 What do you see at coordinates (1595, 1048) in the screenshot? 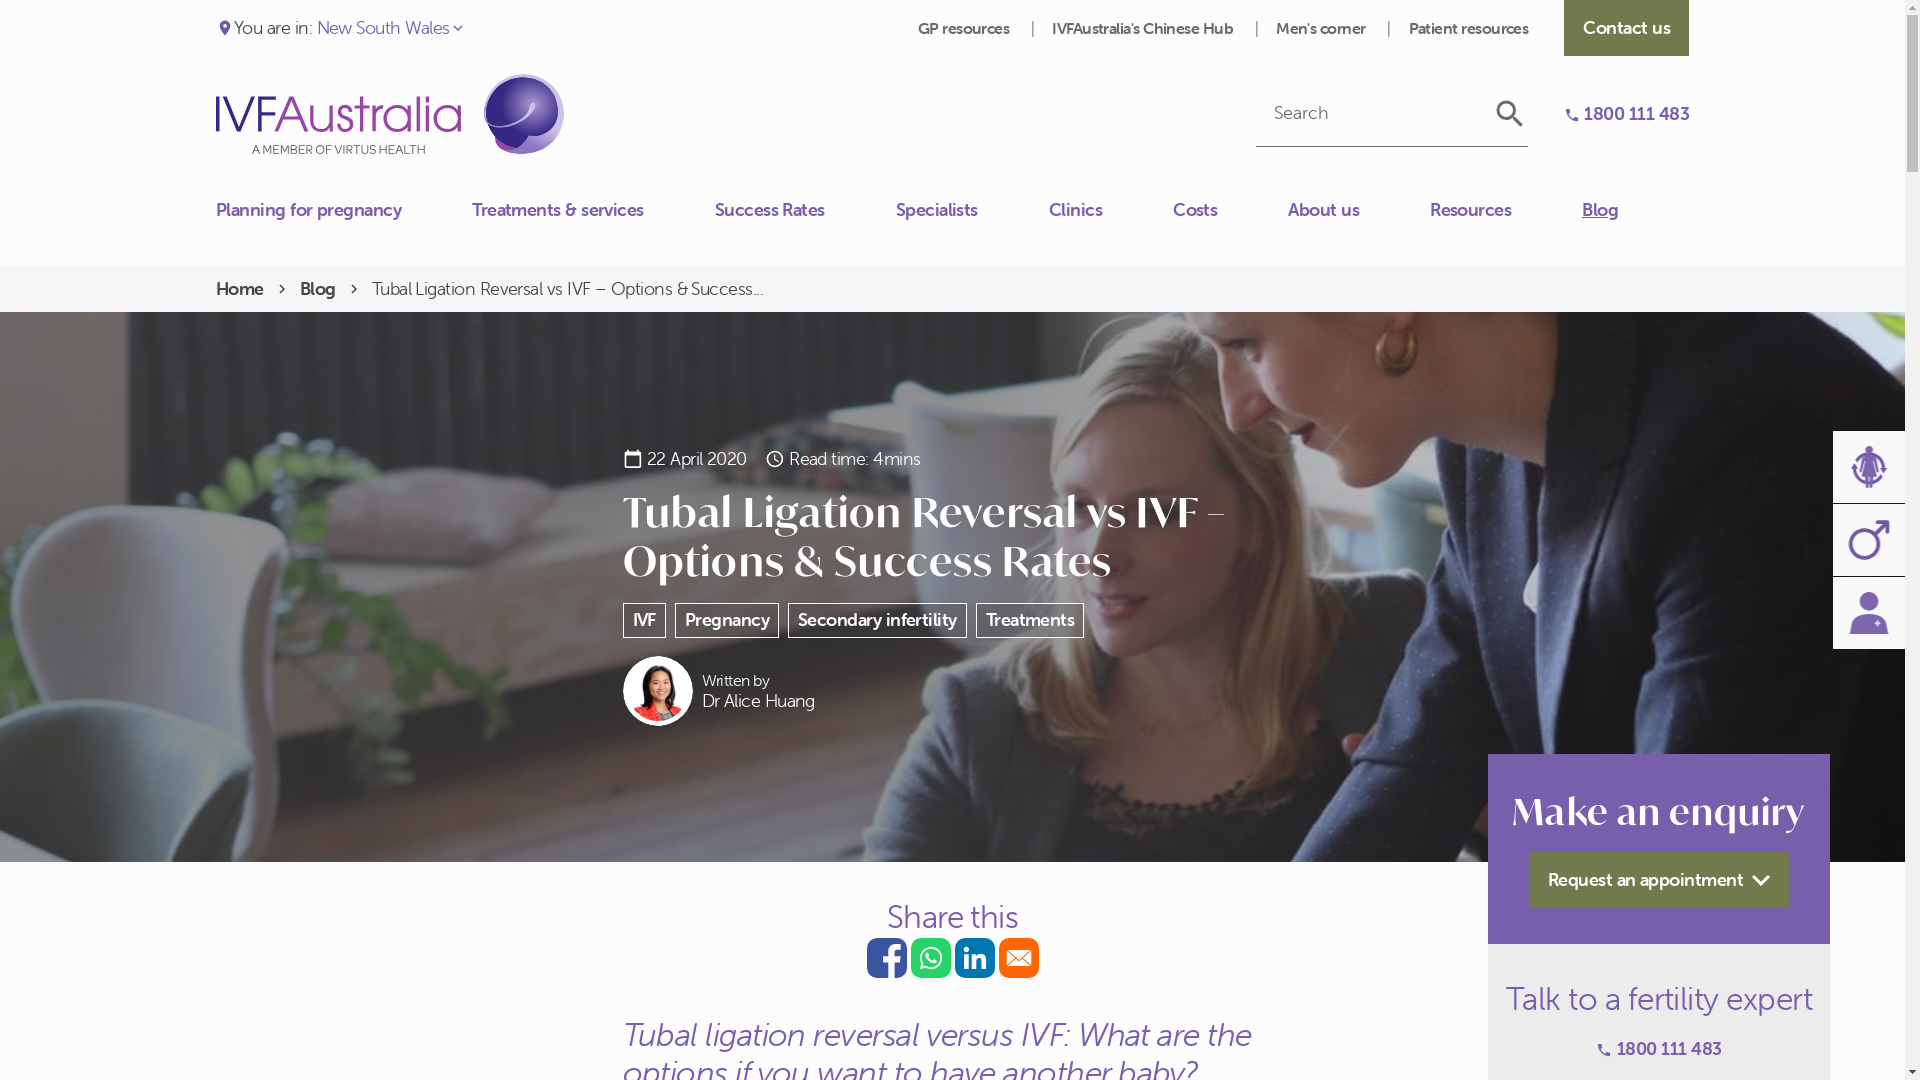
I see `'1800 111 483'` at bounding box center [1595, 1048].